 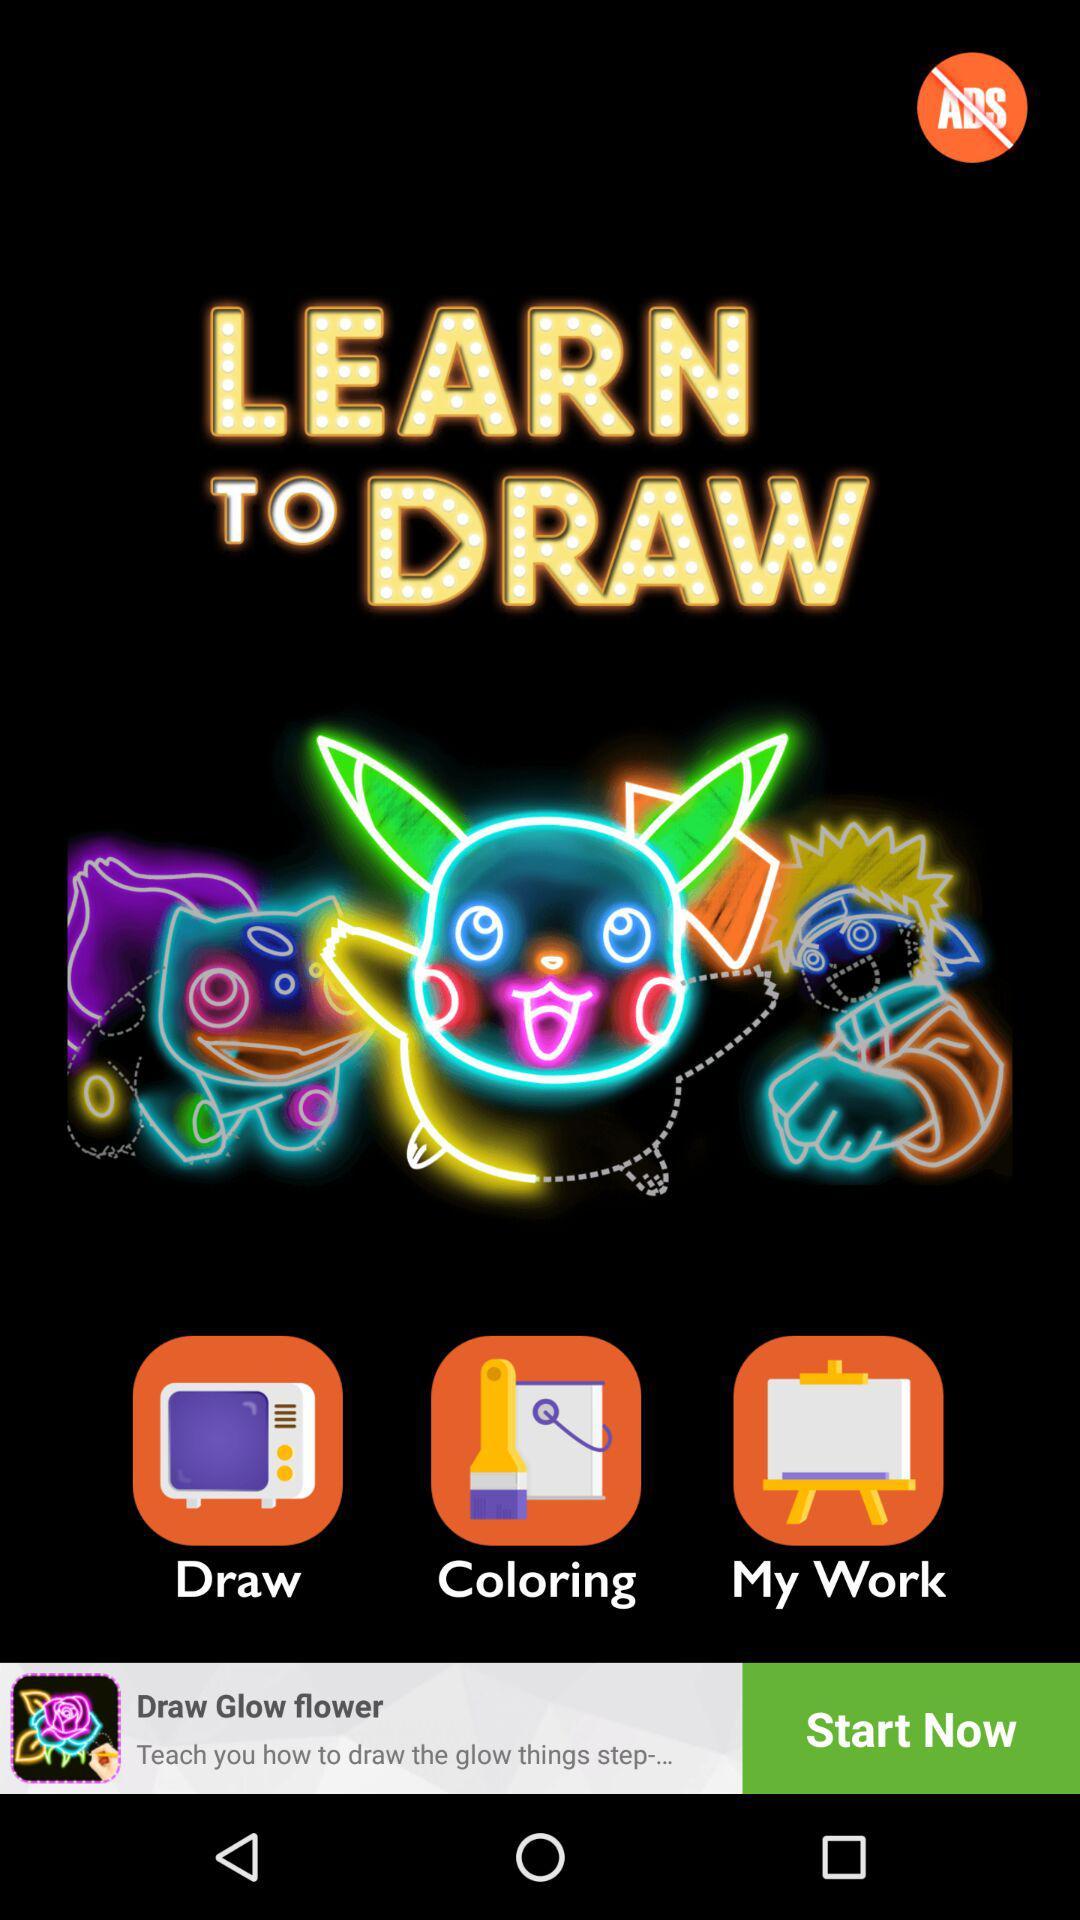 What do you see at coordinates (535, 1441) in the screenshot?
I see `pick` at bounding box center [535, 1441].